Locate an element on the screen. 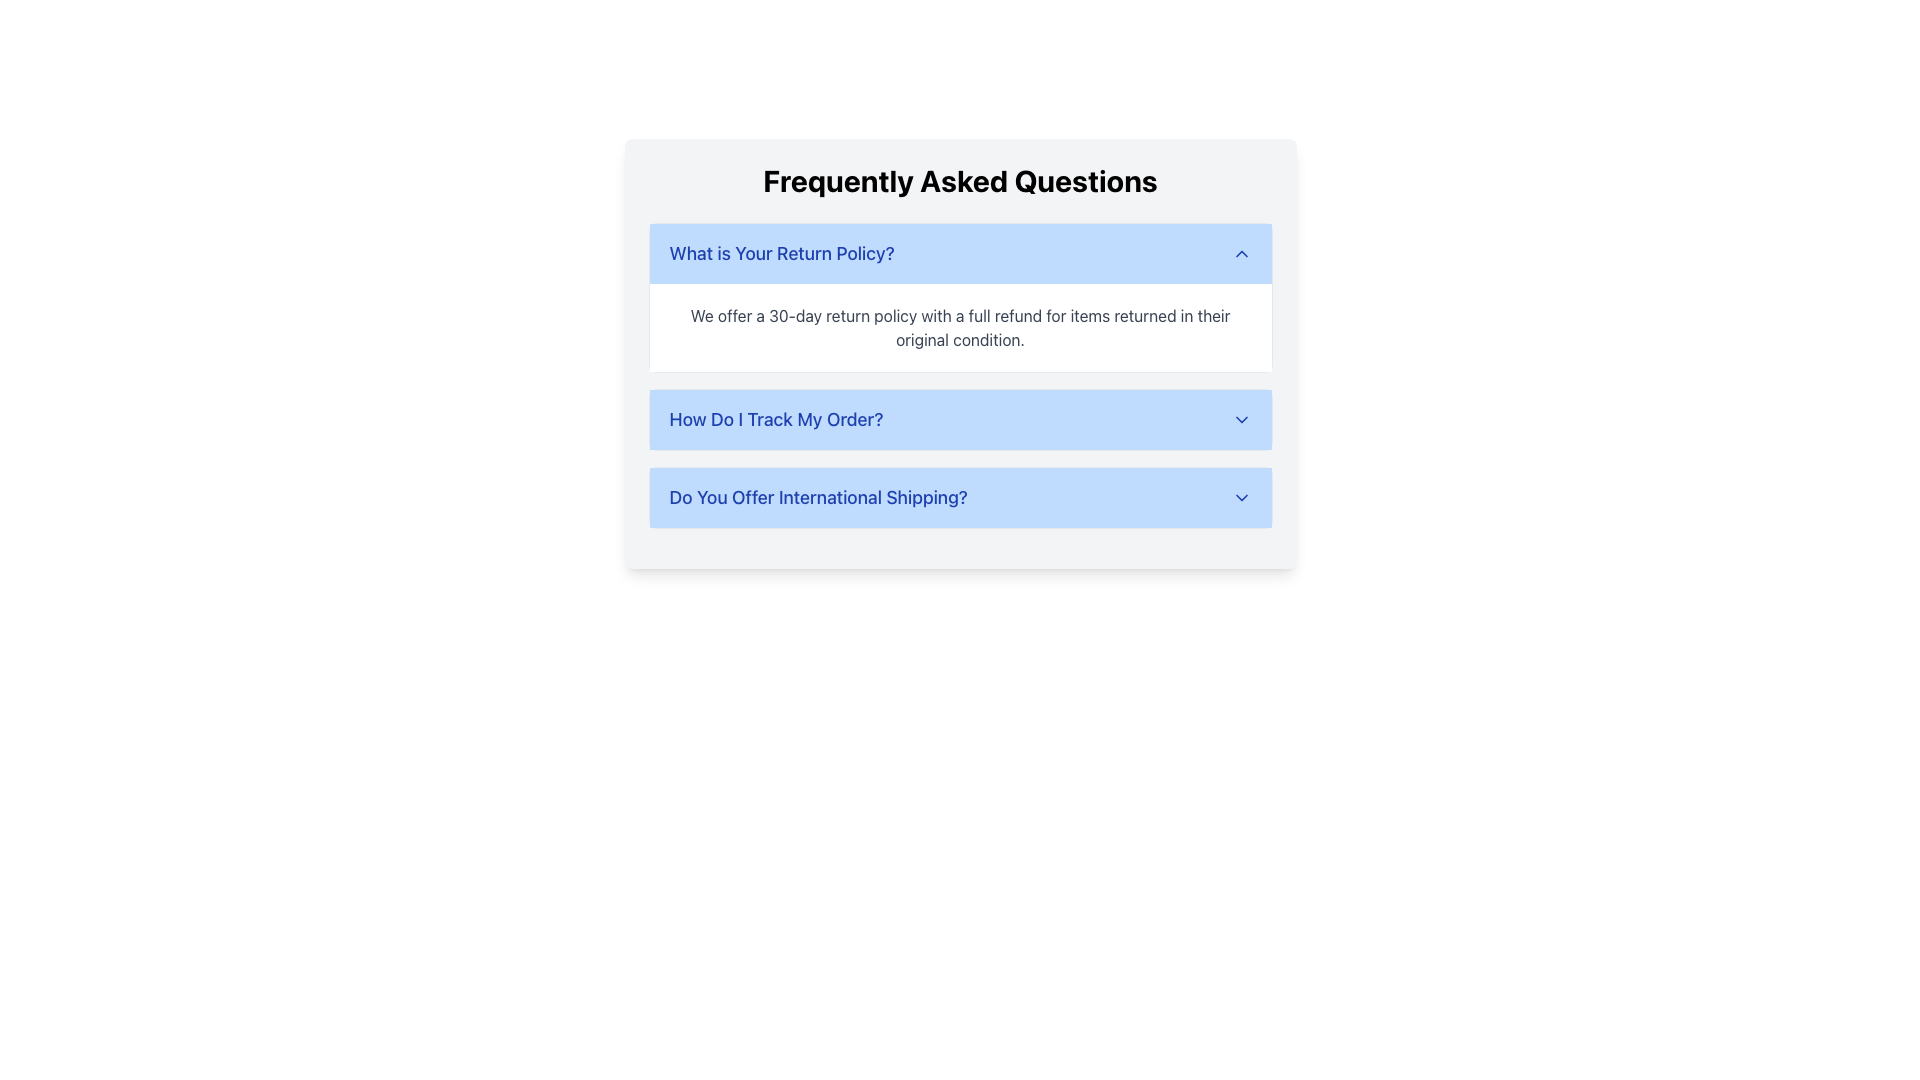 This screenshot has height=1080, width=1920. the Text block providing detailed information about the store's return policy, located below the 'What is Your Return Policy?' section in the FAQ interface is located at coordinates (960, 326).